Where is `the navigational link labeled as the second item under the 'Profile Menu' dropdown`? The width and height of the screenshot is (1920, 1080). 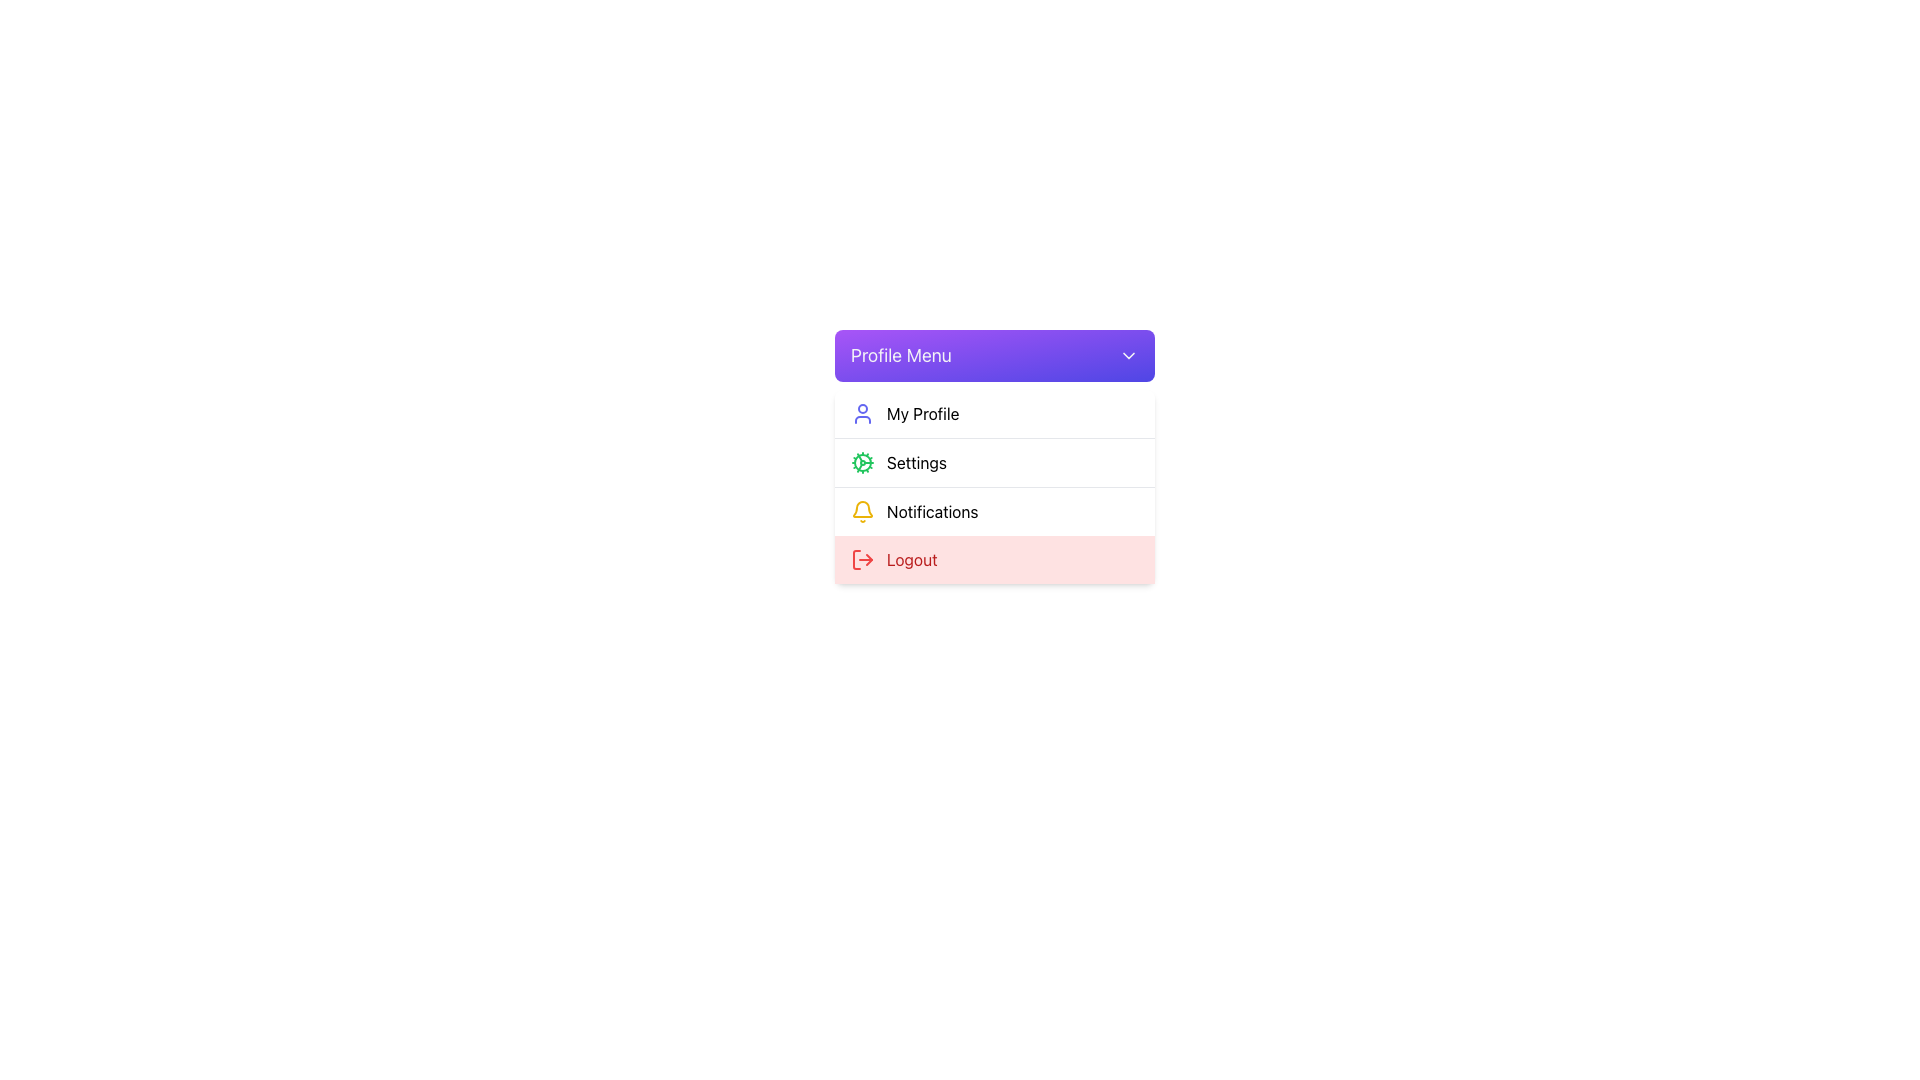
the navigational link labeled as the second item under the 'Profile Menu' dropdown is located at coordinates (994, 462).